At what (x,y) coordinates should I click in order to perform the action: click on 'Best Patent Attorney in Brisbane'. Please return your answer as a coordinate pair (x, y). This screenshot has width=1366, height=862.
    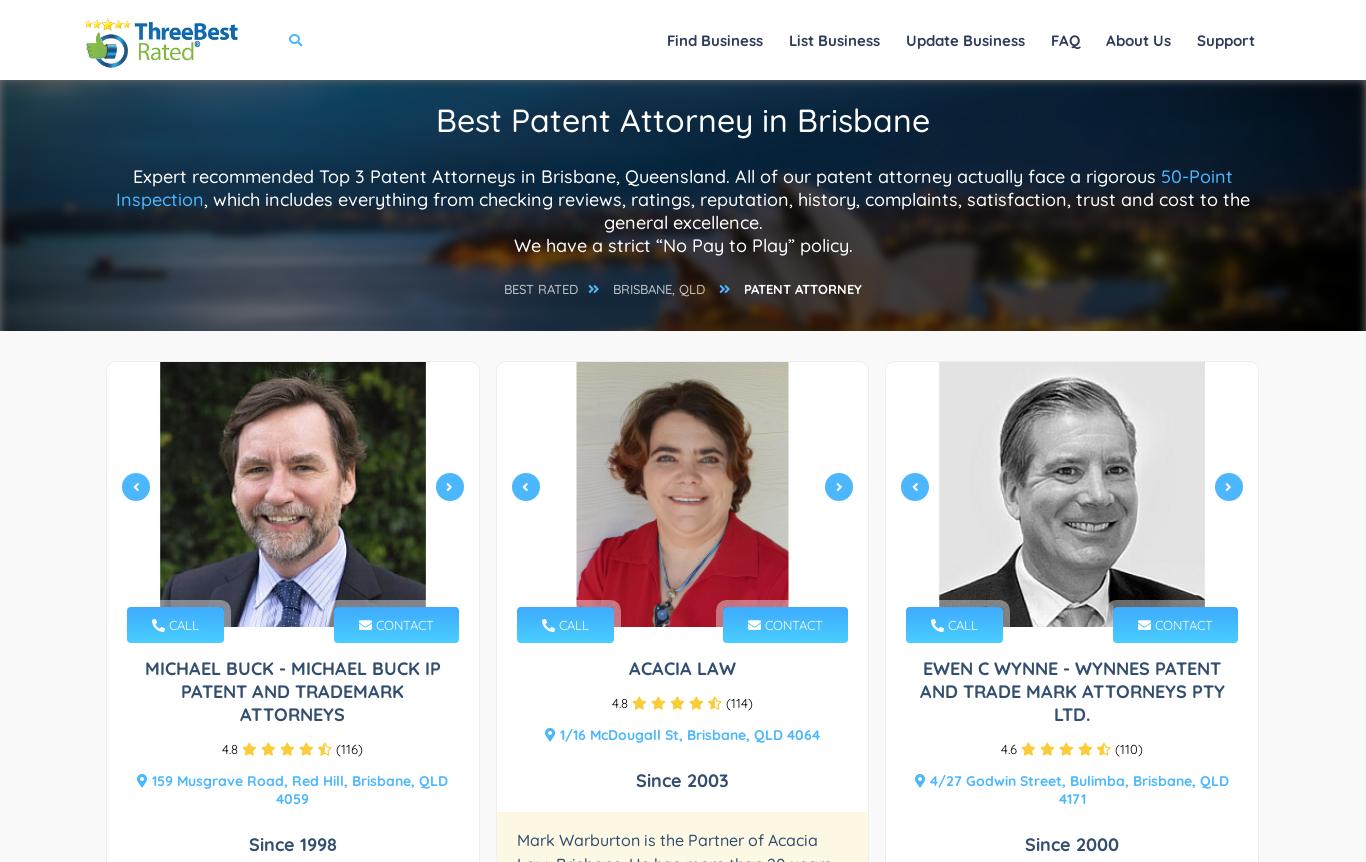
    Looking at the image, I should click on (683, 118).